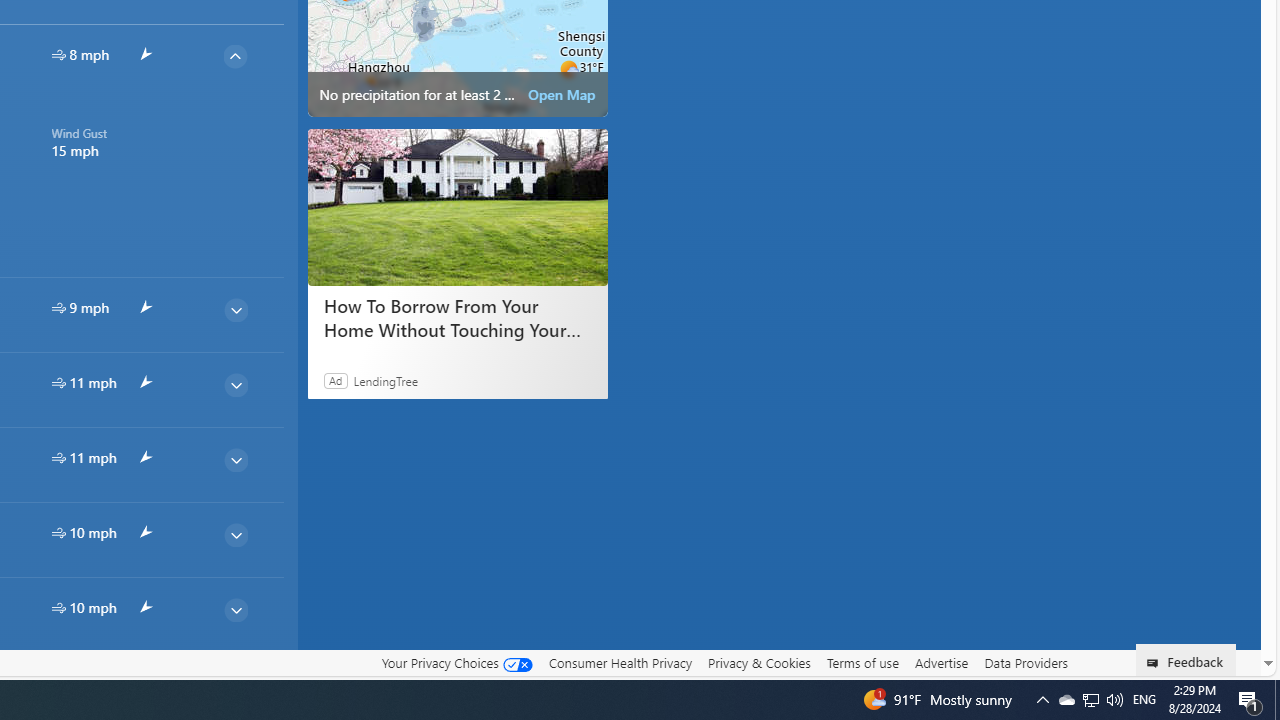 Image resolution: width=1280 pixels, height=720 pixels. I want to click on 'Data Providers', so click(1025, 663).